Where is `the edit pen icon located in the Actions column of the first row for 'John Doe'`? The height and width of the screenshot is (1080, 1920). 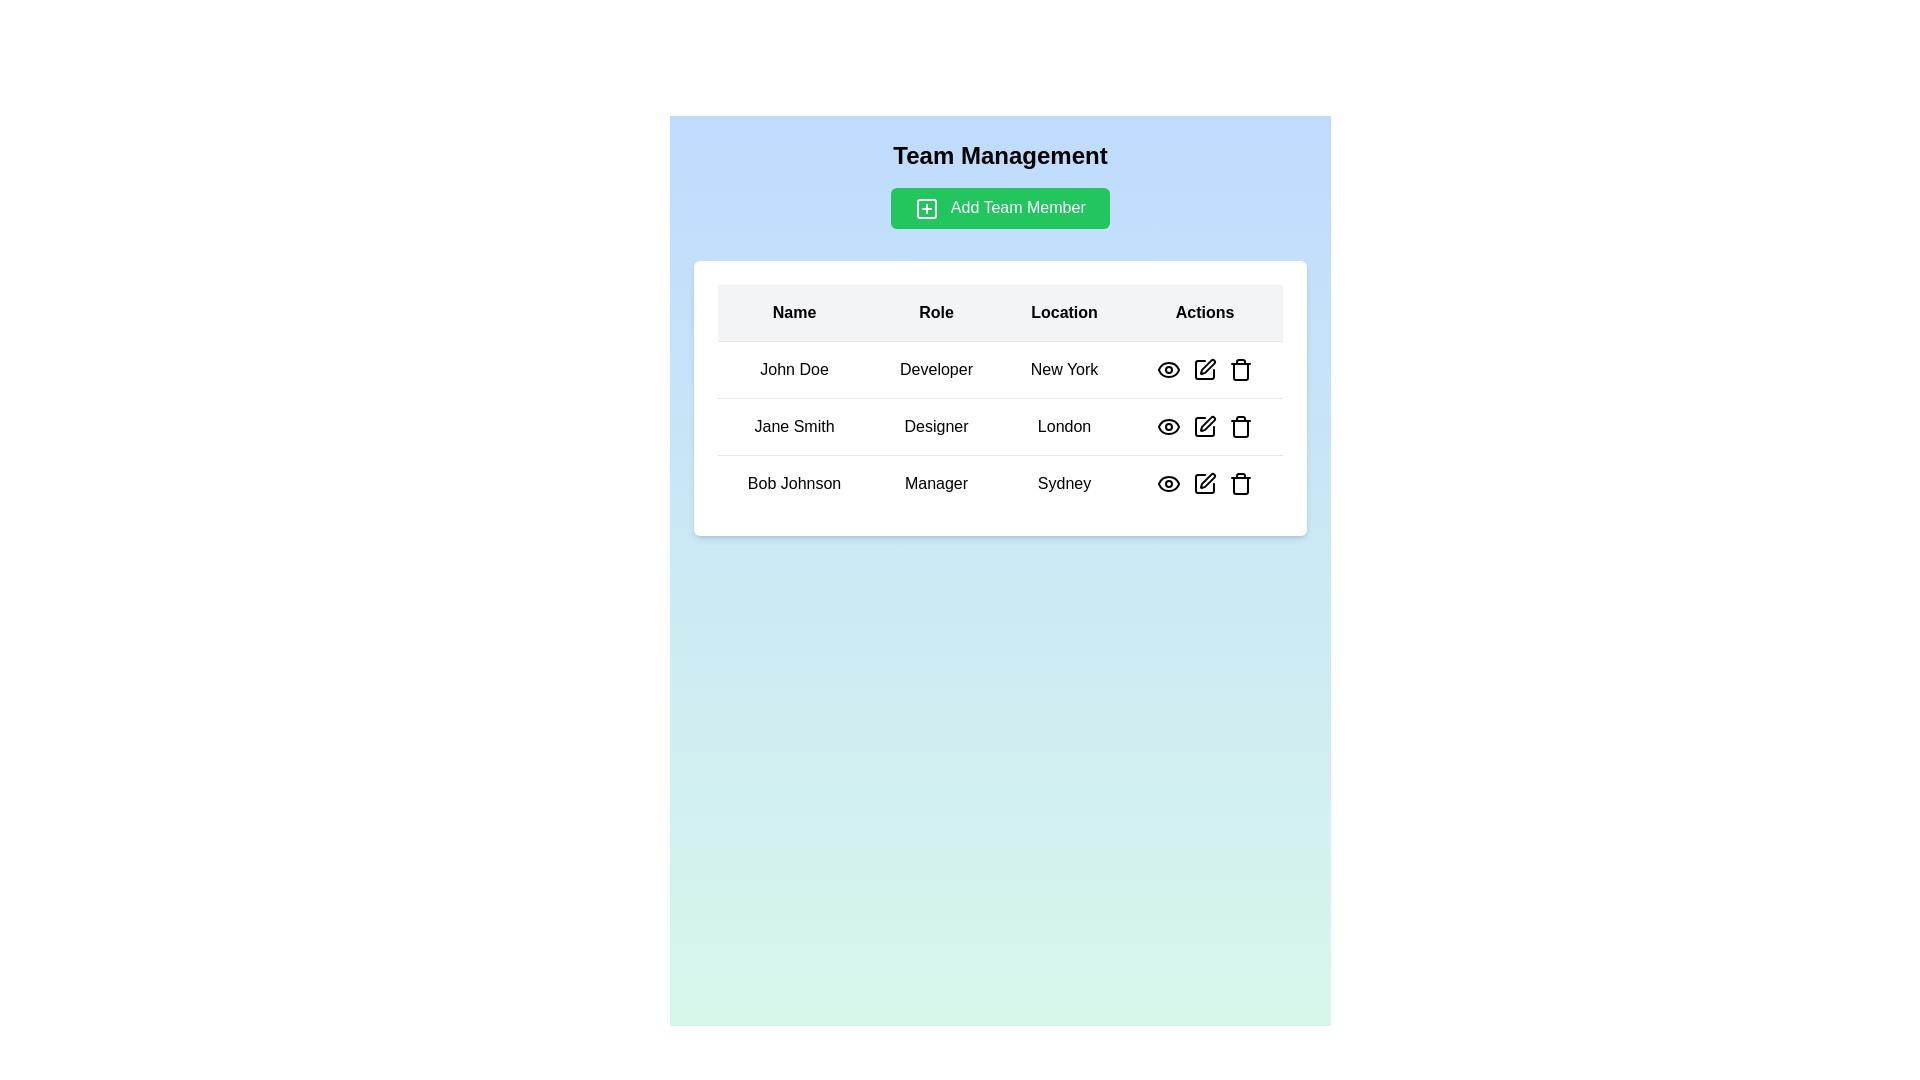 the edit pen icon located in the Actions column of the first row for 'John Doe' is located at coordinates (1207, 366).